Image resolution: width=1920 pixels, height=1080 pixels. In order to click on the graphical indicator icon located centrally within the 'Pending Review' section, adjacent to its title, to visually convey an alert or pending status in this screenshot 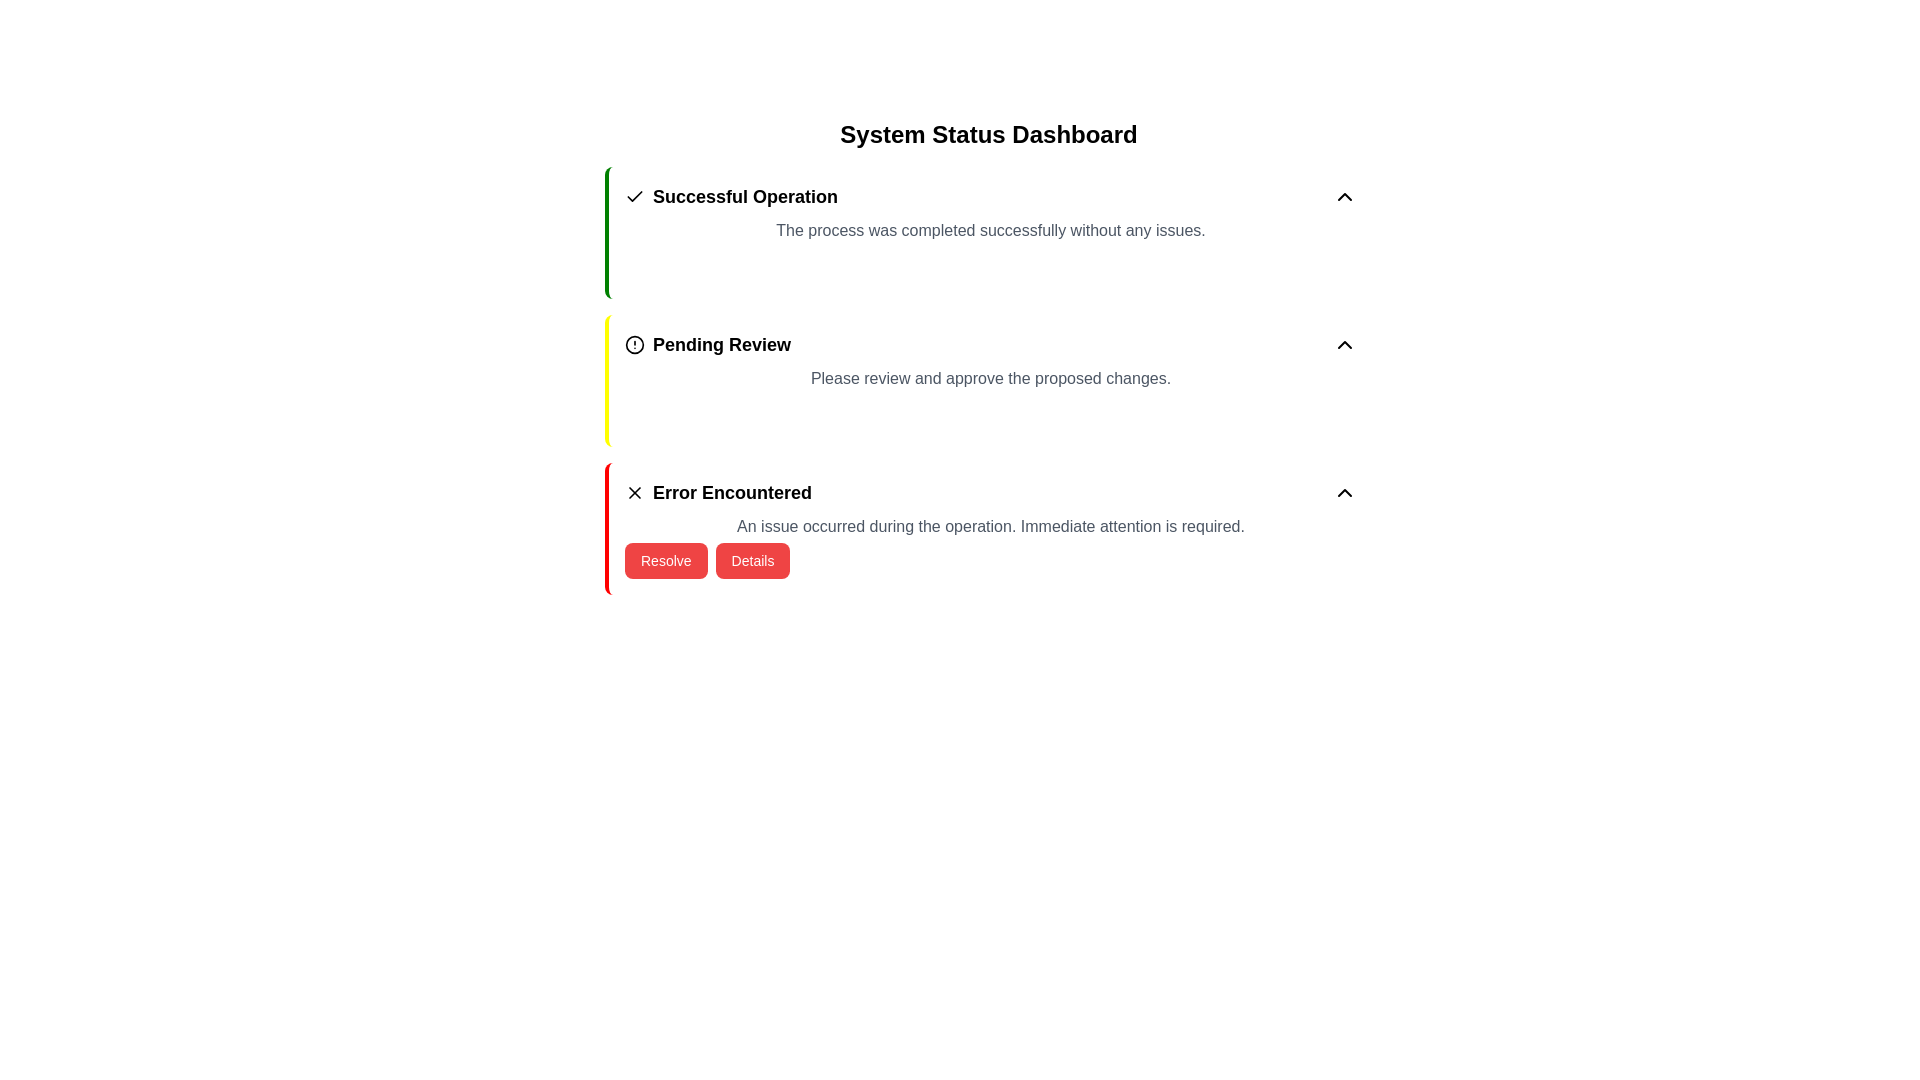, I will do `click(633, 343)`.